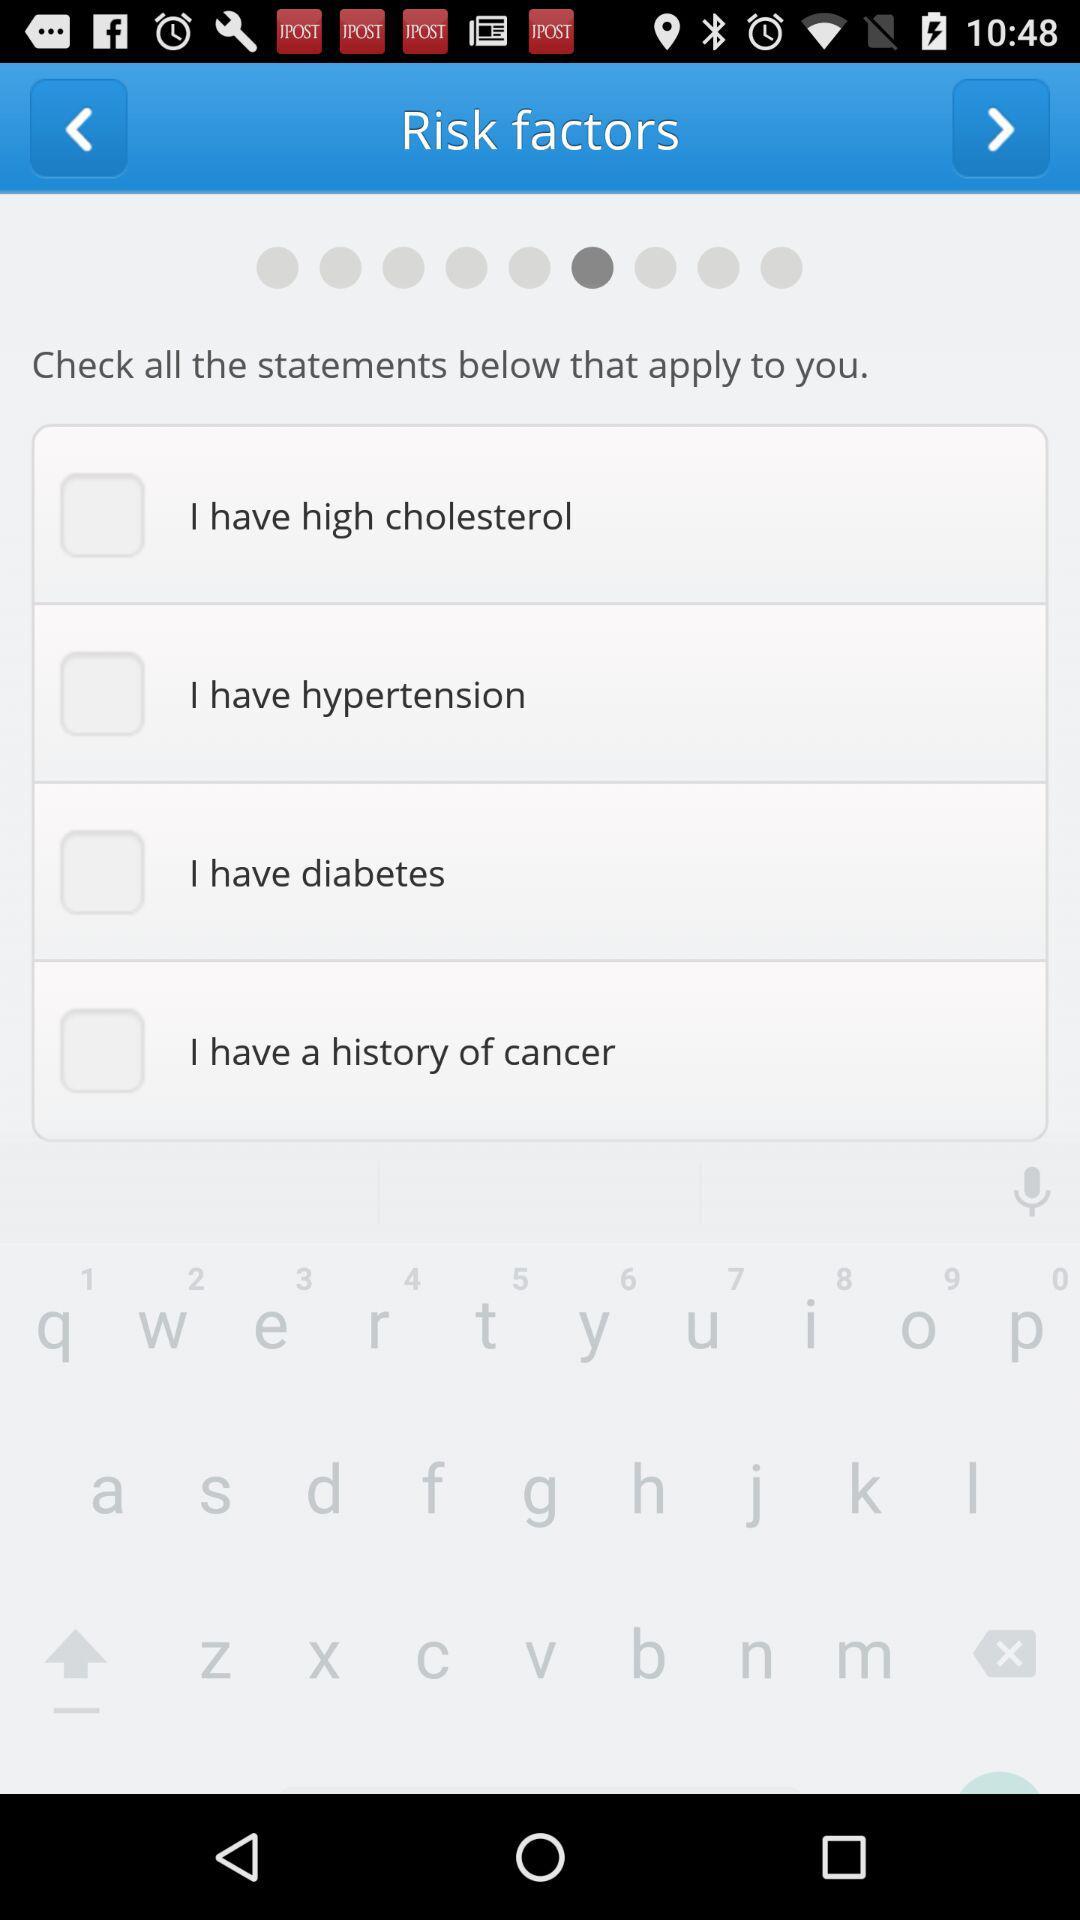 Image resolution: width=1080 pixels, height=1920 pixels. Describe the element at coordinates (1001, 127) in the screenshot. I see `go foward one page` at that location.